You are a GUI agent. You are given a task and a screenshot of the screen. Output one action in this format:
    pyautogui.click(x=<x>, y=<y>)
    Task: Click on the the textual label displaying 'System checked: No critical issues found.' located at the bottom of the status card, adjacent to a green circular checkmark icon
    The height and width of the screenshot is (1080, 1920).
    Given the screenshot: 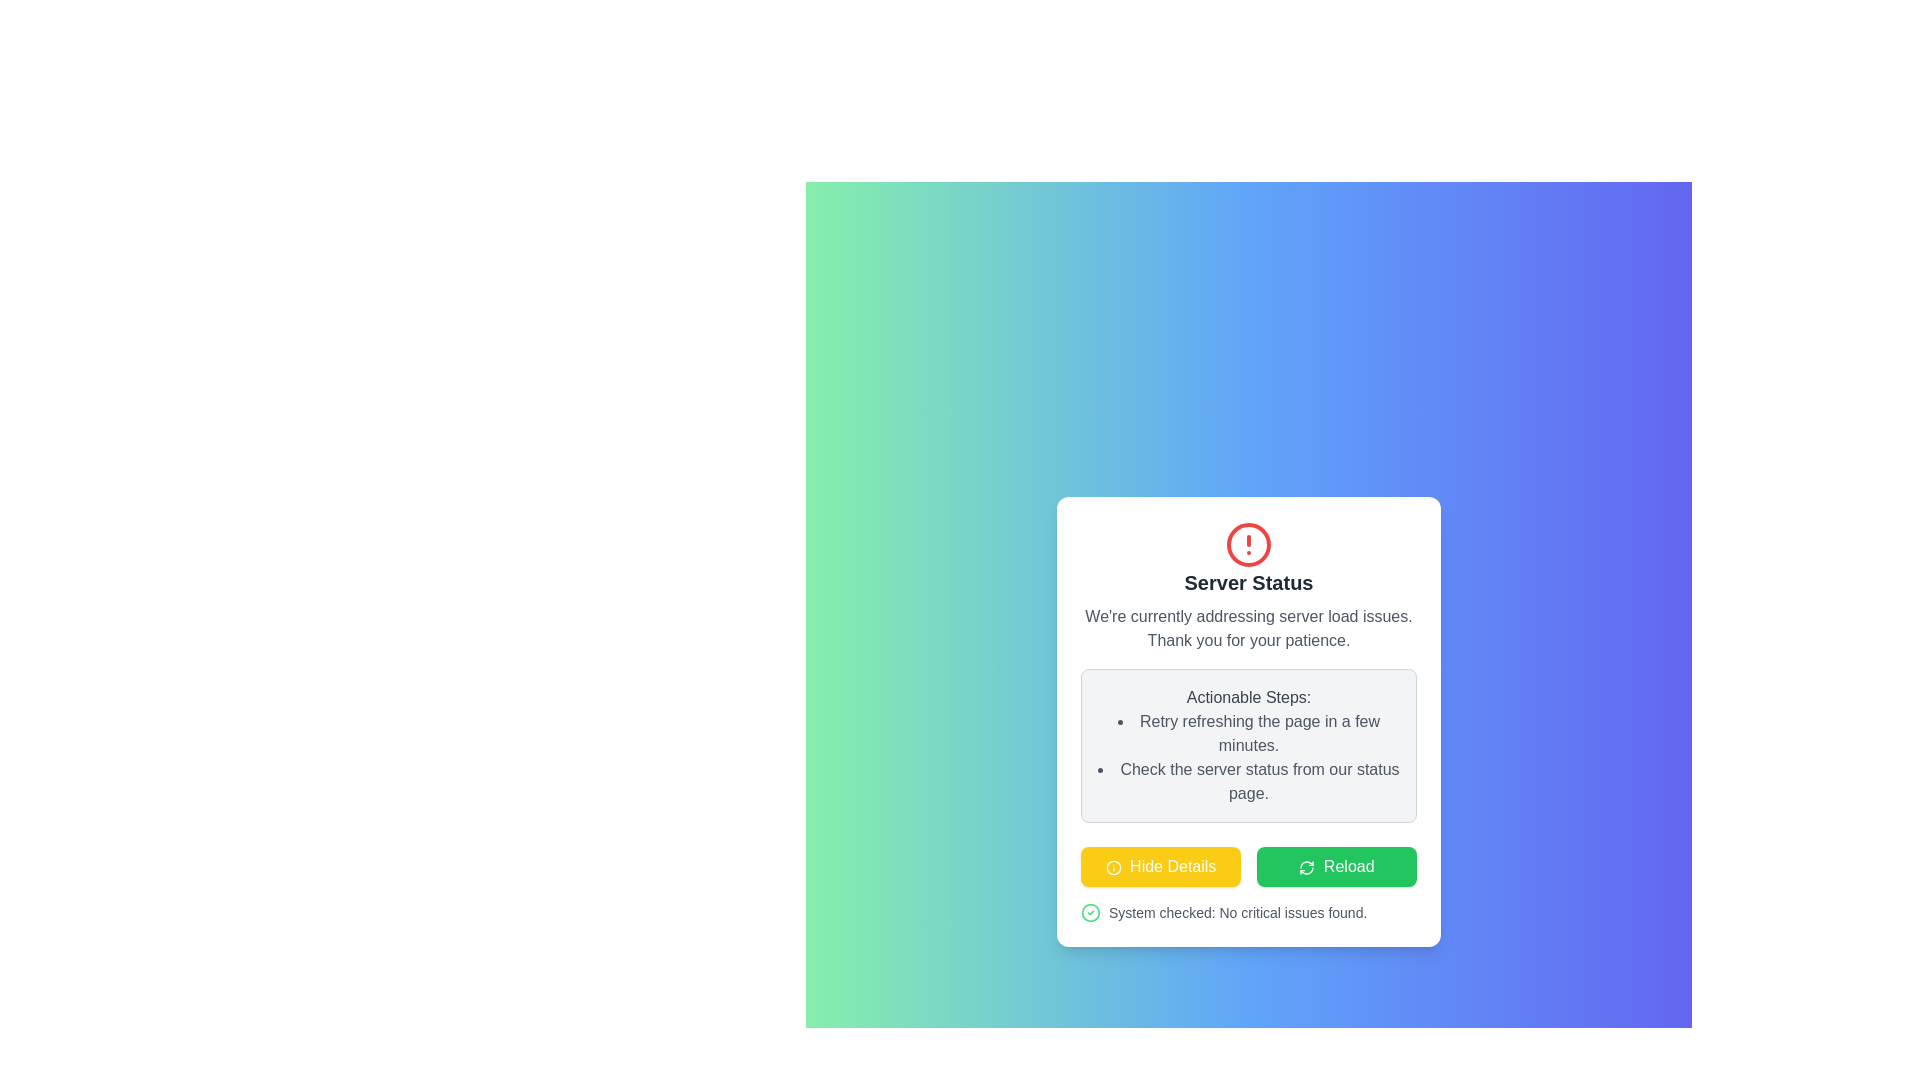 What is the action you would take?
    pyautogui.click(x=1237, y=913)
    